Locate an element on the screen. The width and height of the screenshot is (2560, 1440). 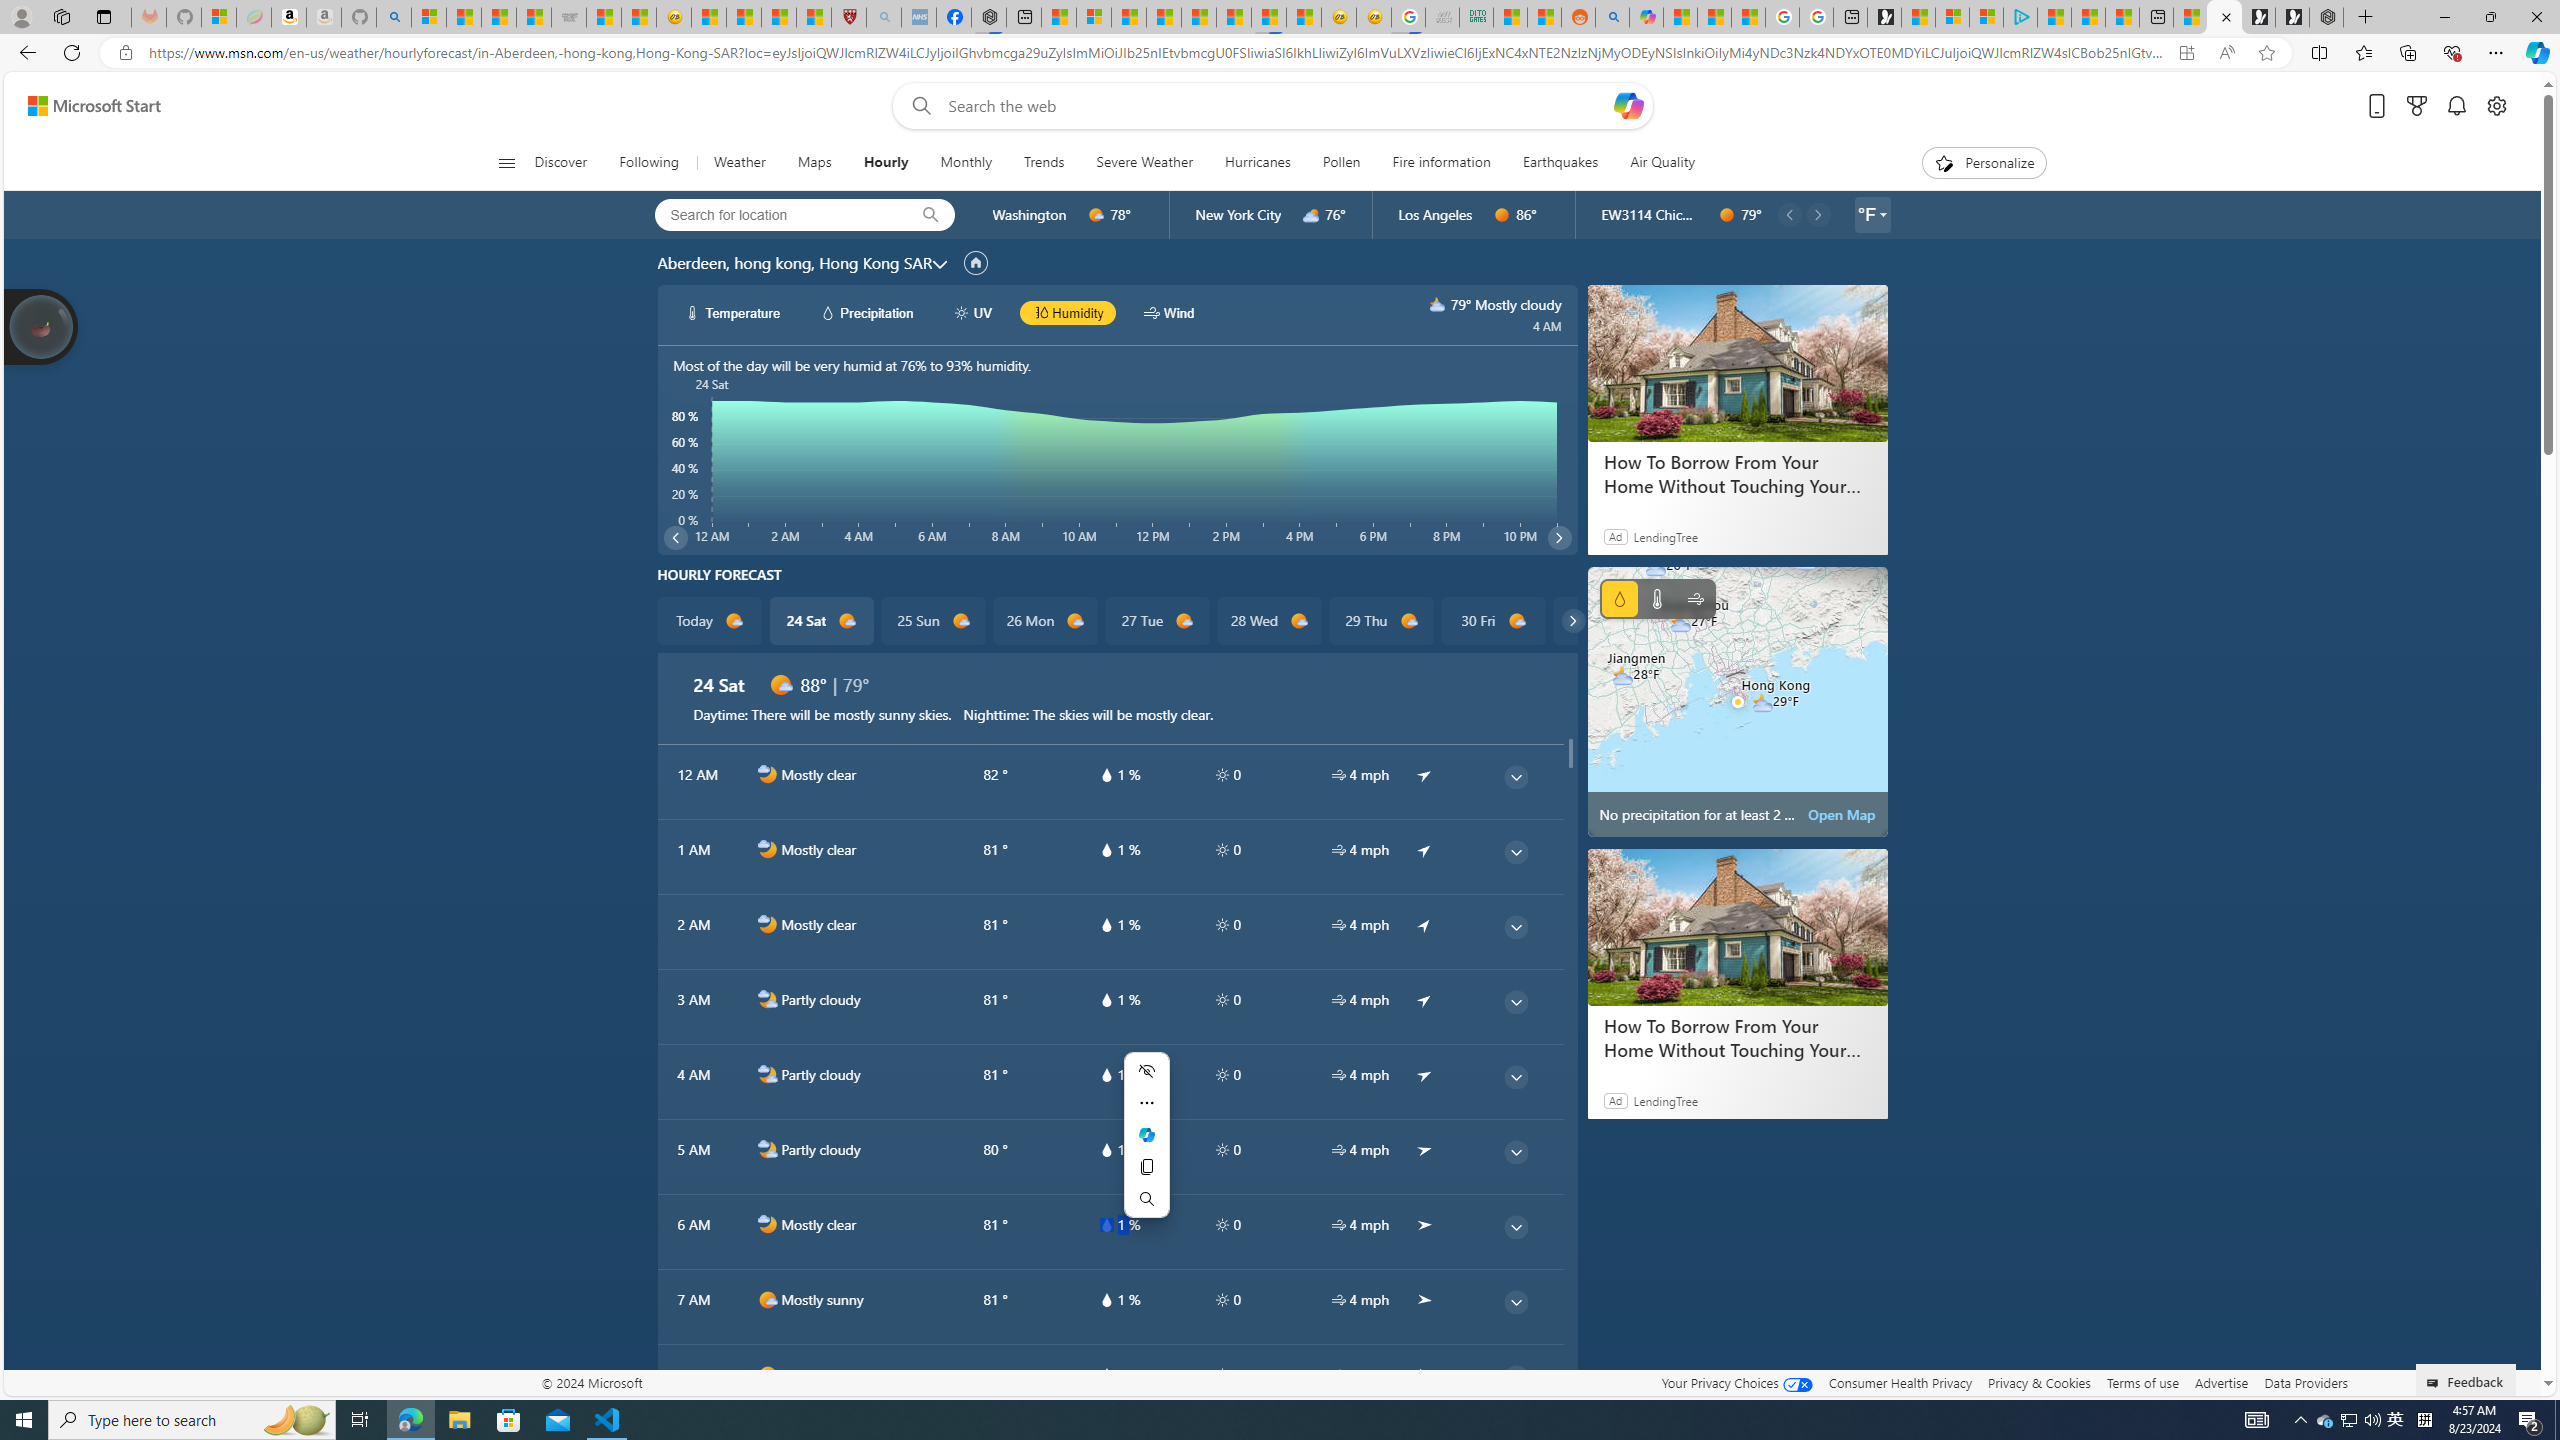
'common/carouselChevron' is located at coordinates (1573, 620).